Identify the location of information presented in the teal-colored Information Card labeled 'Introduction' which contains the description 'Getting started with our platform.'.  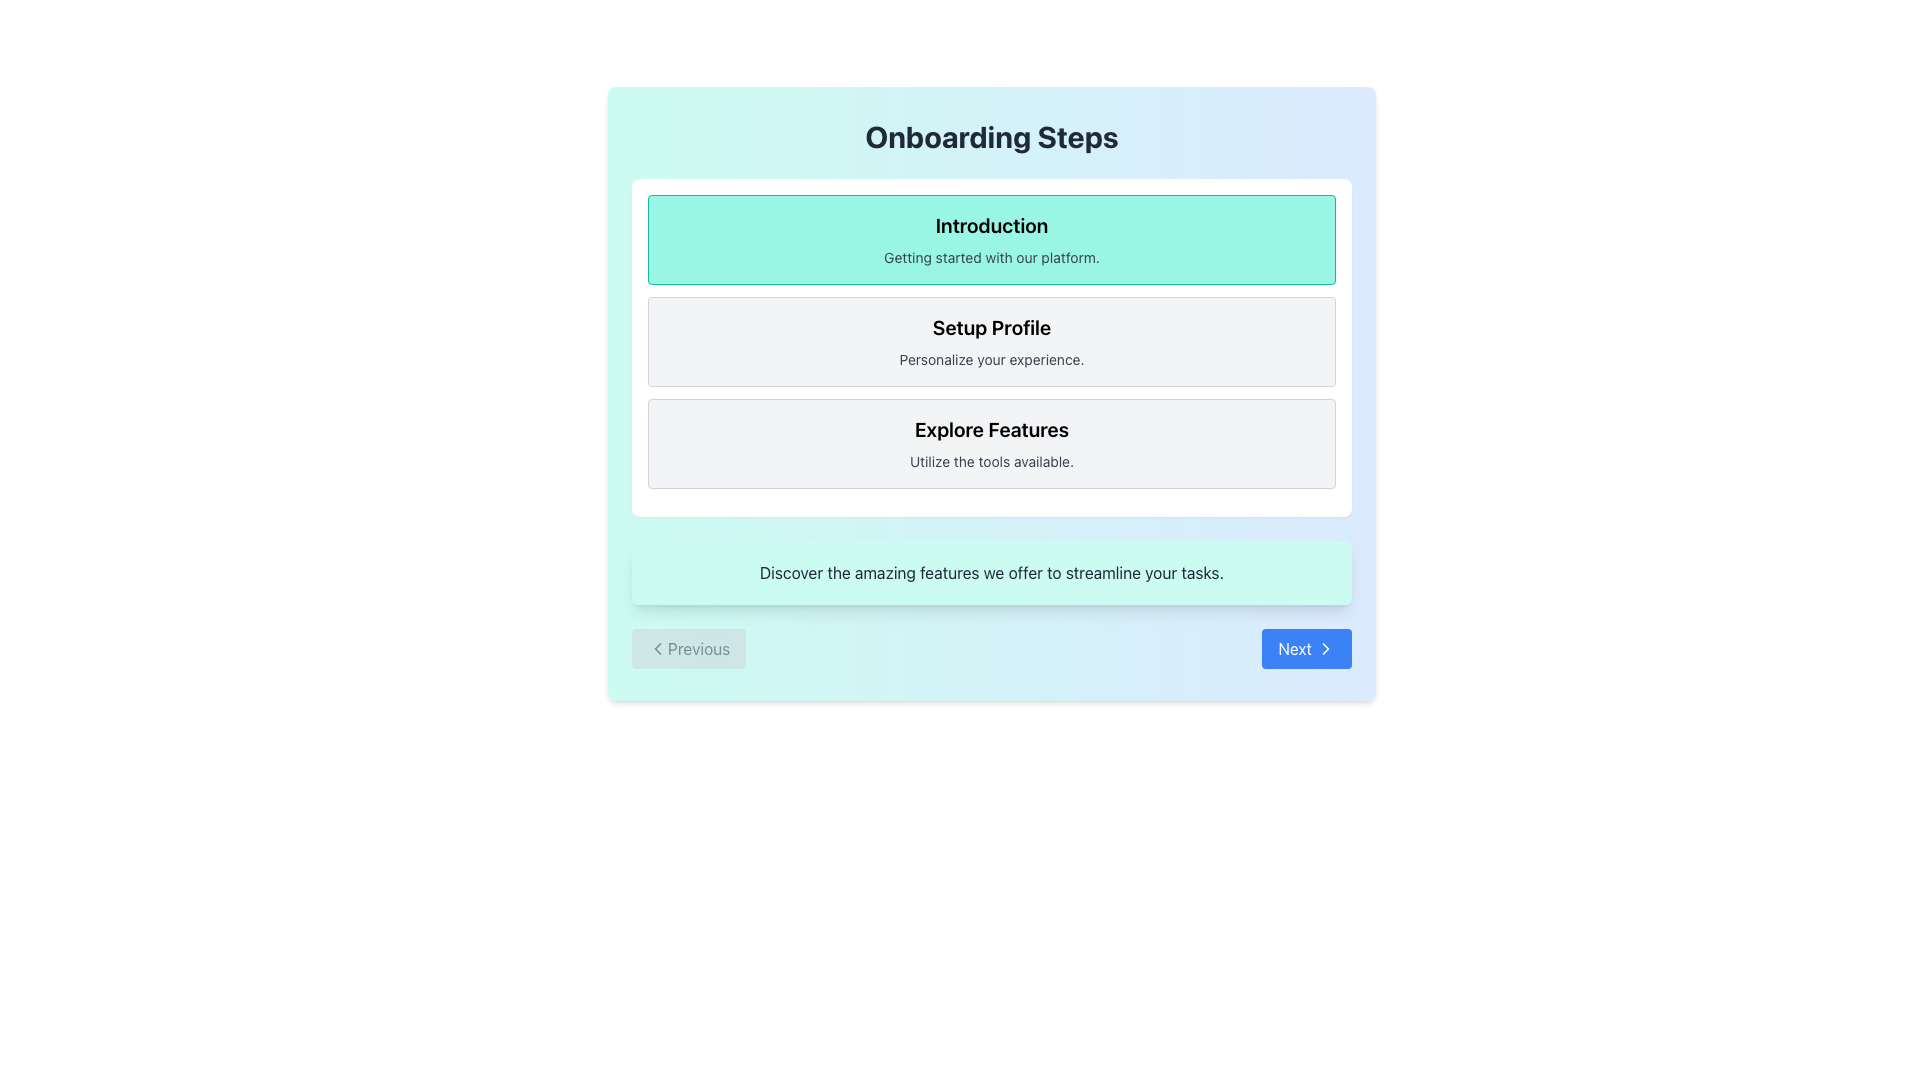
(992, 238).